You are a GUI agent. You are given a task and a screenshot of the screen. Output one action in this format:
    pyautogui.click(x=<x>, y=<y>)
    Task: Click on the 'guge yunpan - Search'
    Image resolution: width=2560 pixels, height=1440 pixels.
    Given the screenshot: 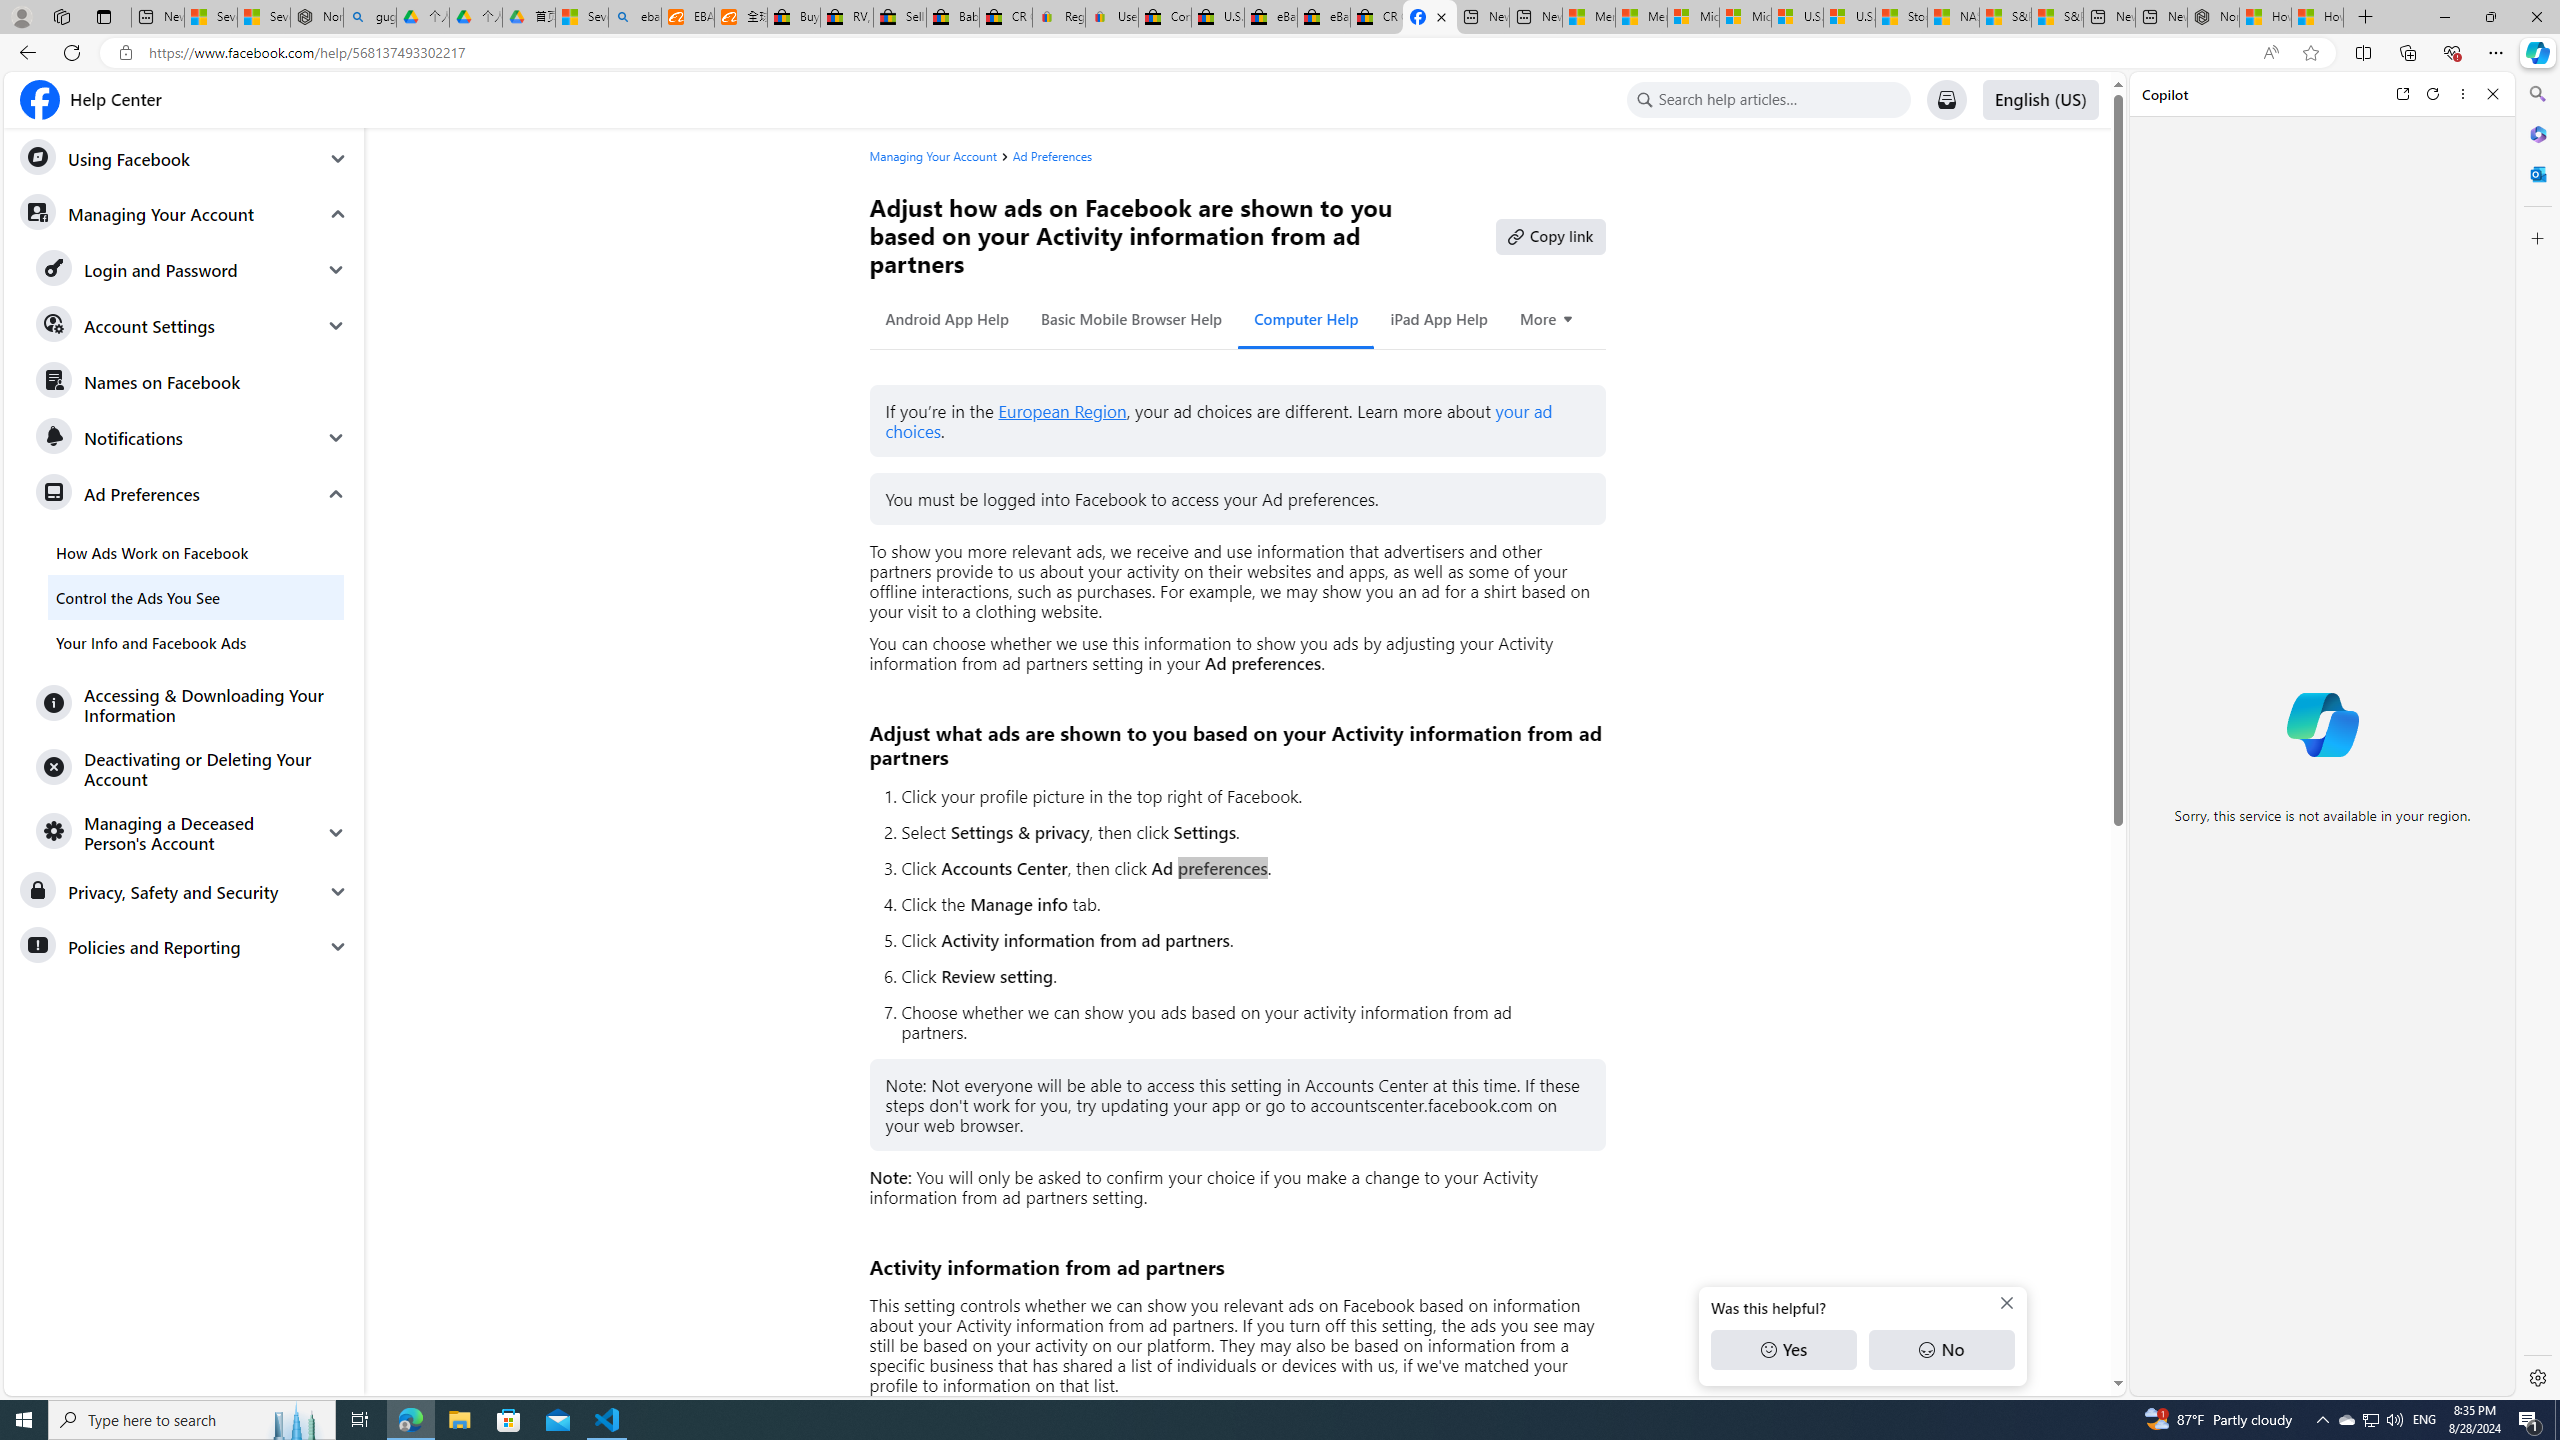 What is the action you would take?
    pyautogui.click(x=368, y=16)
    